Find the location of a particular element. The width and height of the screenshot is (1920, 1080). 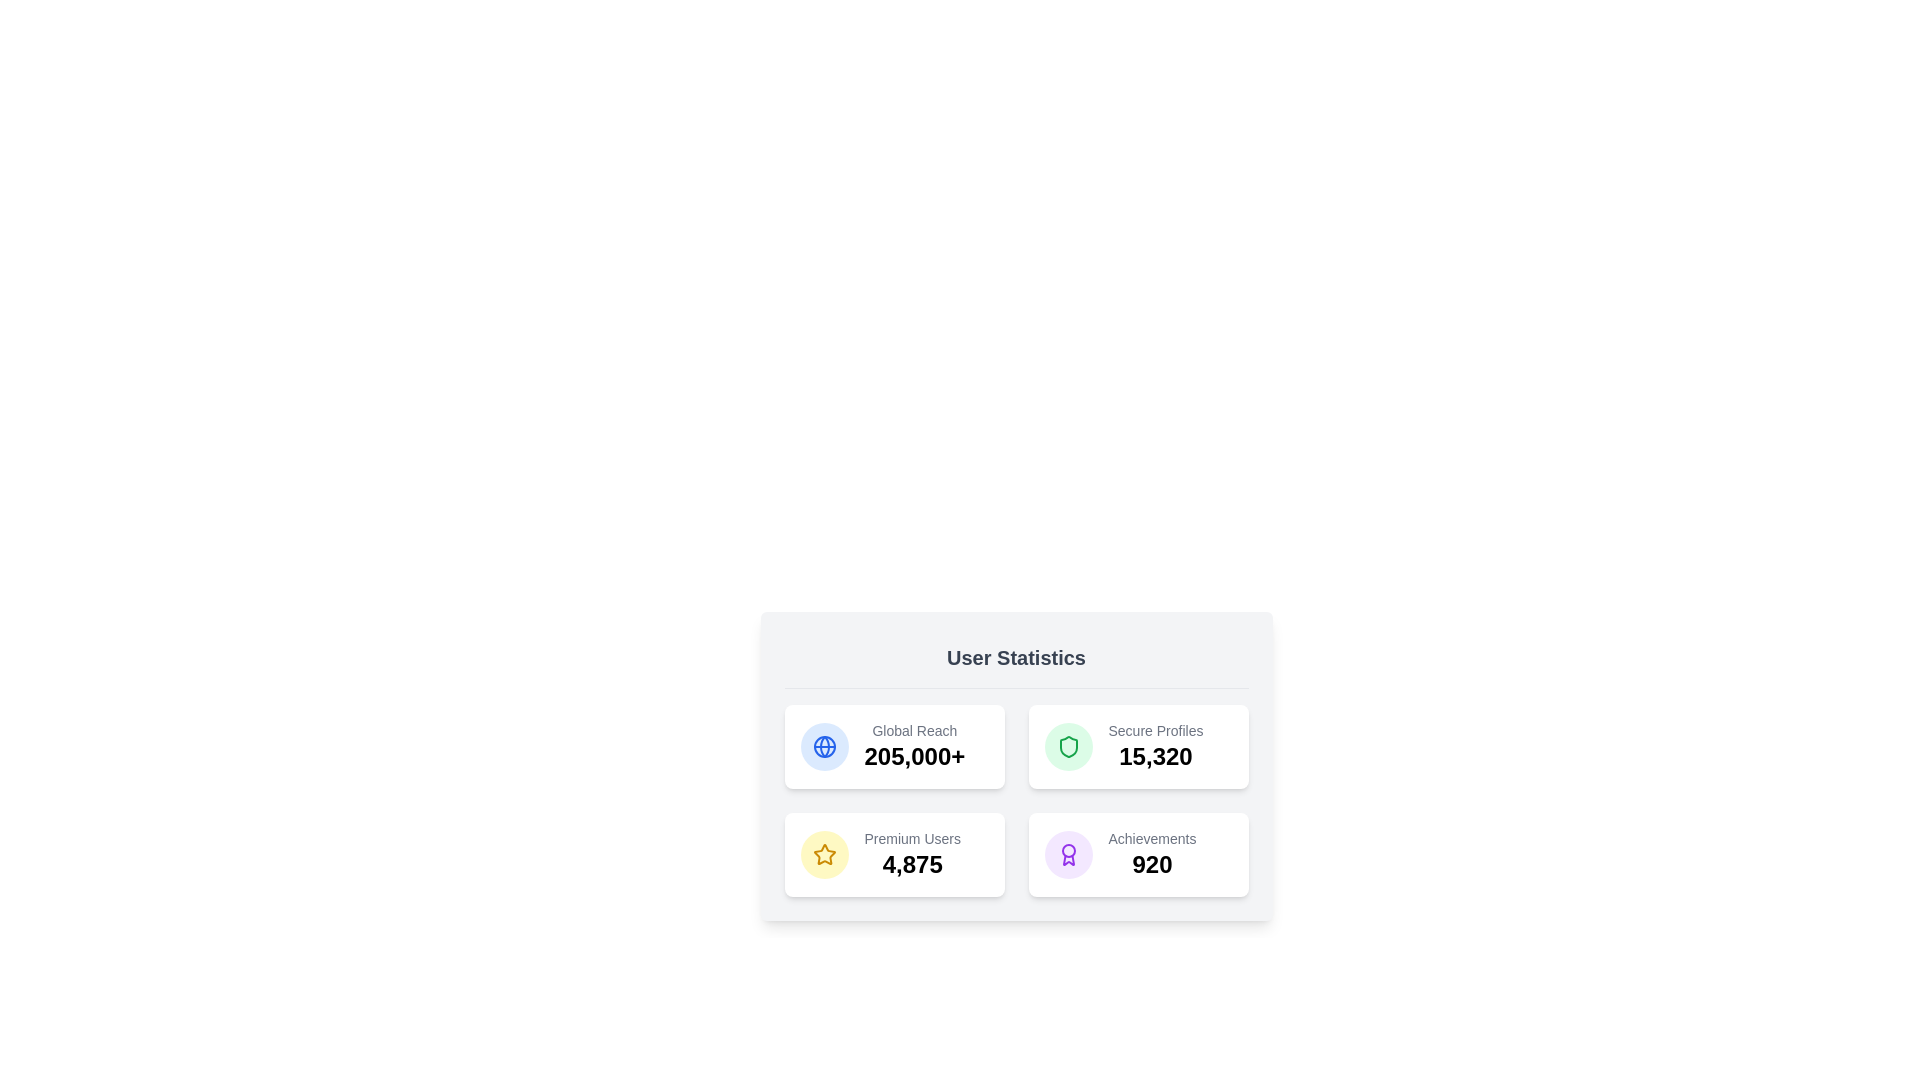

the design of the yellow five-pointed star icon located in the fourth block of the user statistics section under the 'Achievements' category is located at coordinates (824, 854).